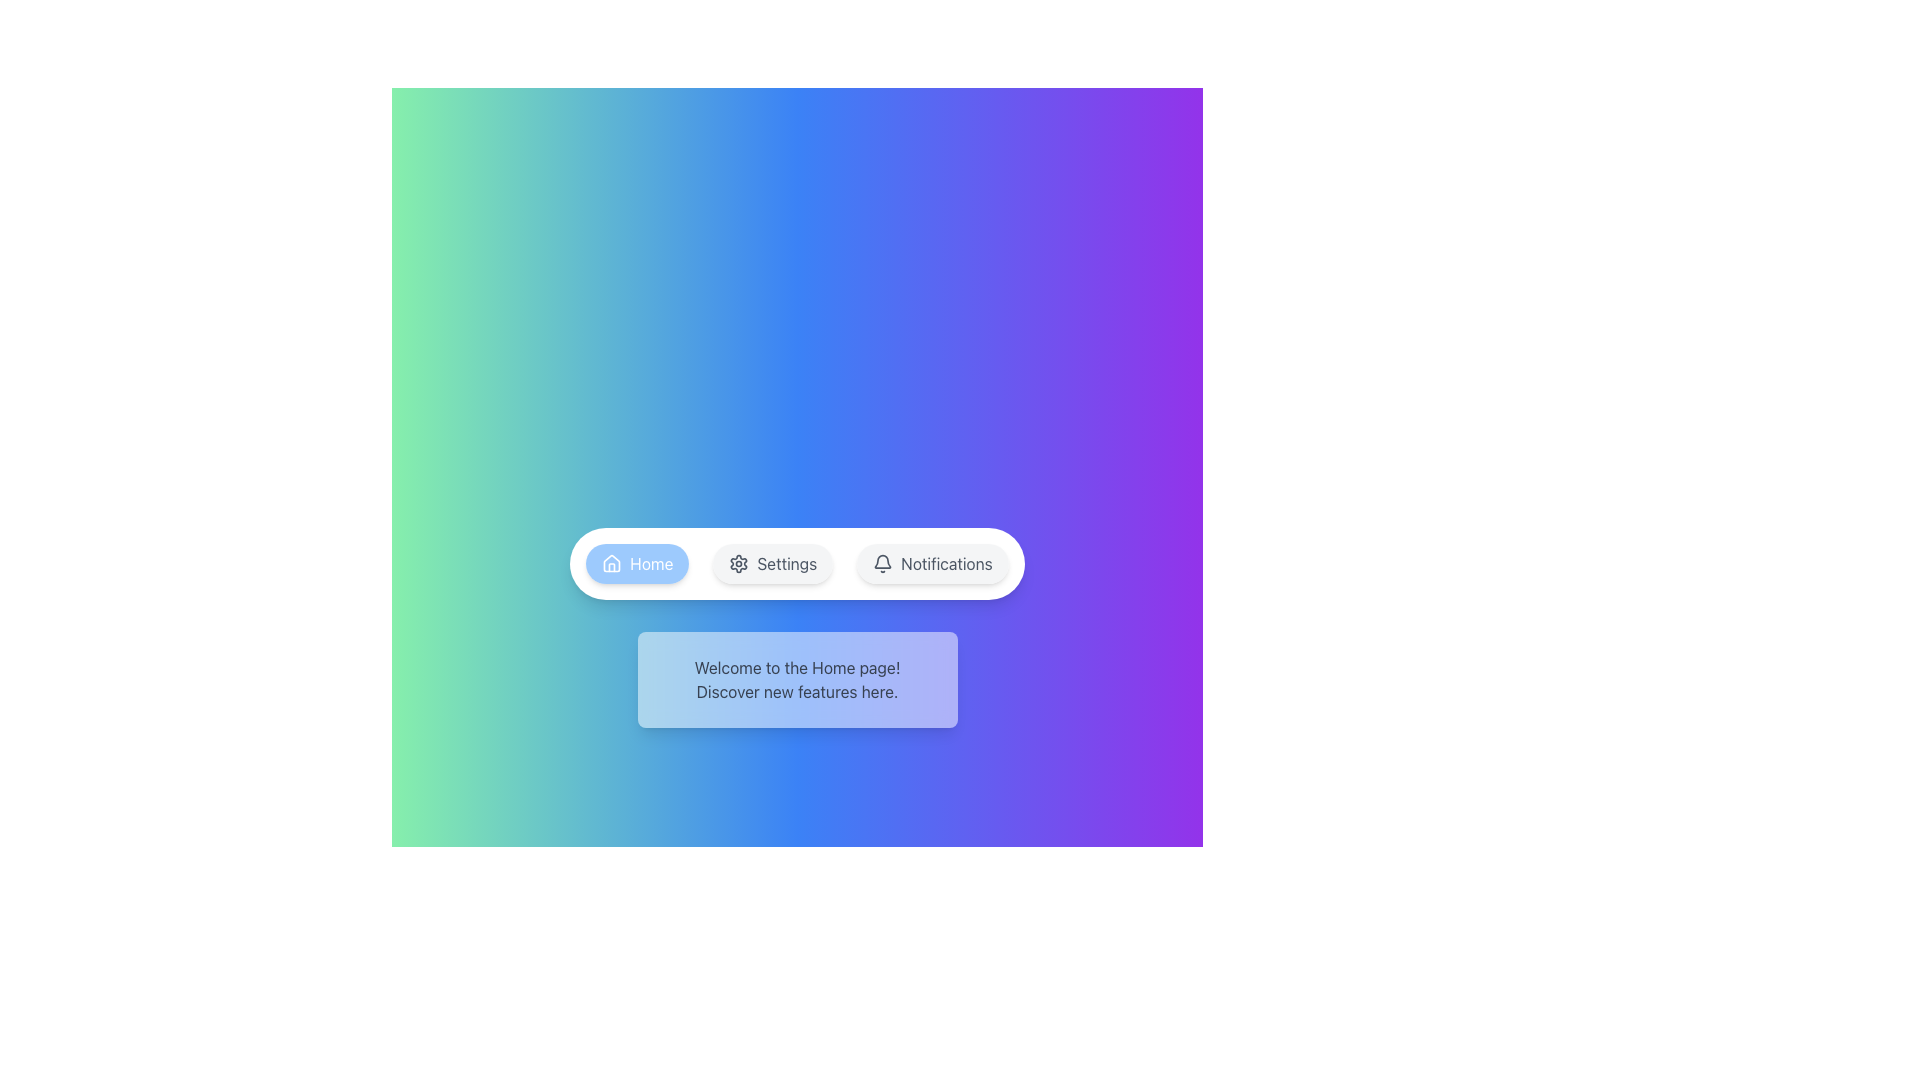 The width and height of the screenshot is (1920, 1080). I want to click on the 'Settings' button located in the navigation bar, so click(772, 563).